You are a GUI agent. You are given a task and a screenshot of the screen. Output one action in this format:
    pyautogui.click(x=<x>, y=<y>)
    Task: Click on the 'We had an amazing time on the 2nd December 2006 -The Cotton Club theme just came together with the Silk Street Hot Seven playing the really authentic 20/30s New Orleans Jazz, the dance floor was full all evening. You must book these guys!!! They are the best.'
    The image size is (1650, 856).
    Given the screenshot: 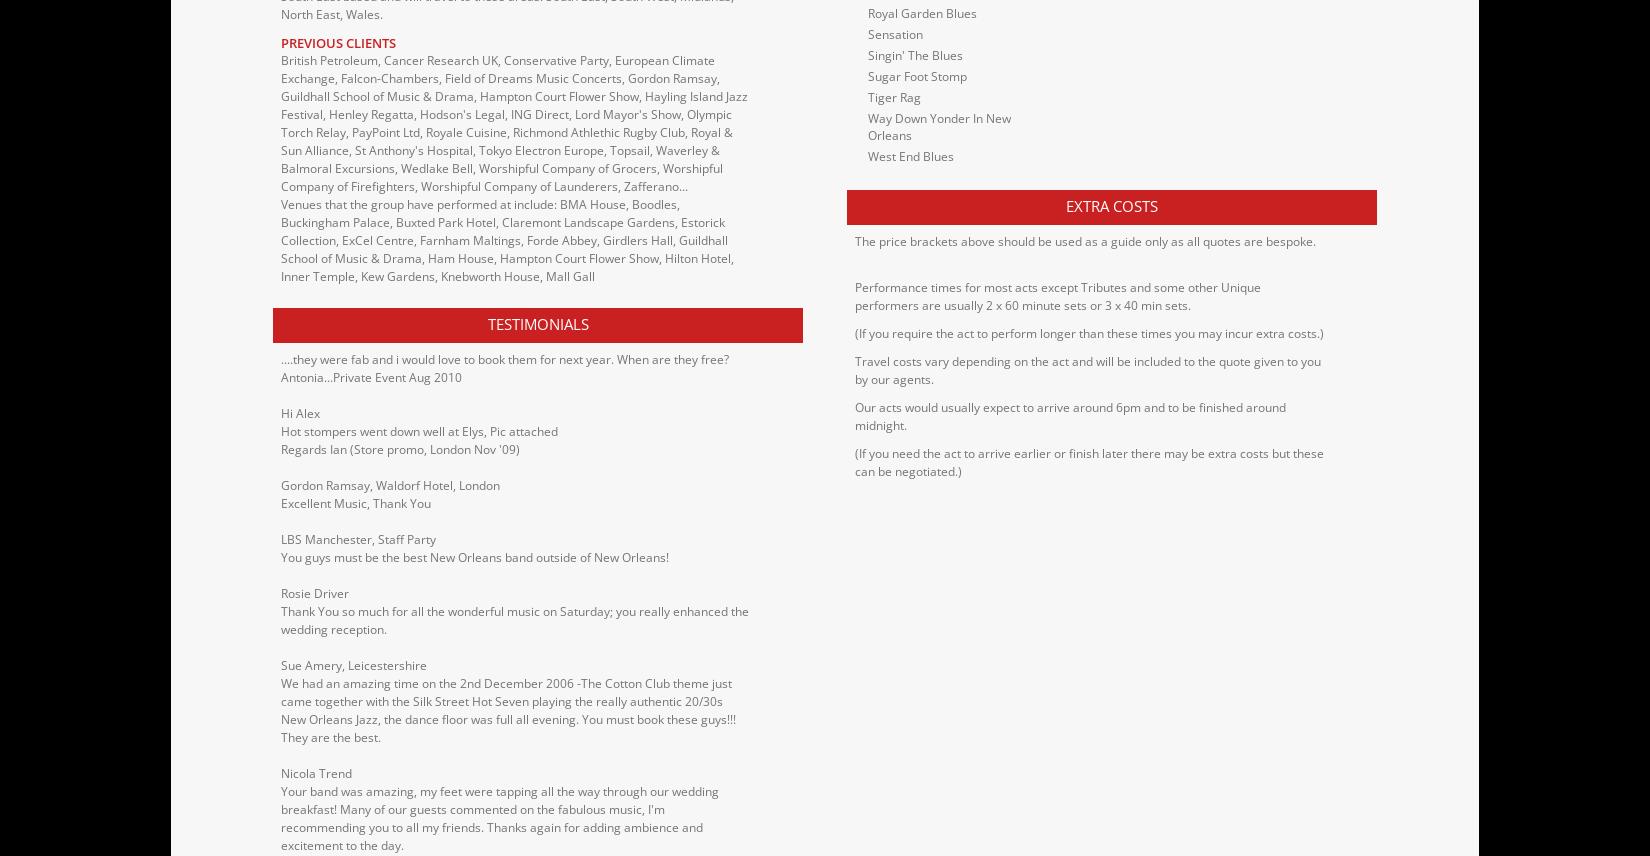 What is the action you would take?
    pyautogui.click(x=507, y=708)
    